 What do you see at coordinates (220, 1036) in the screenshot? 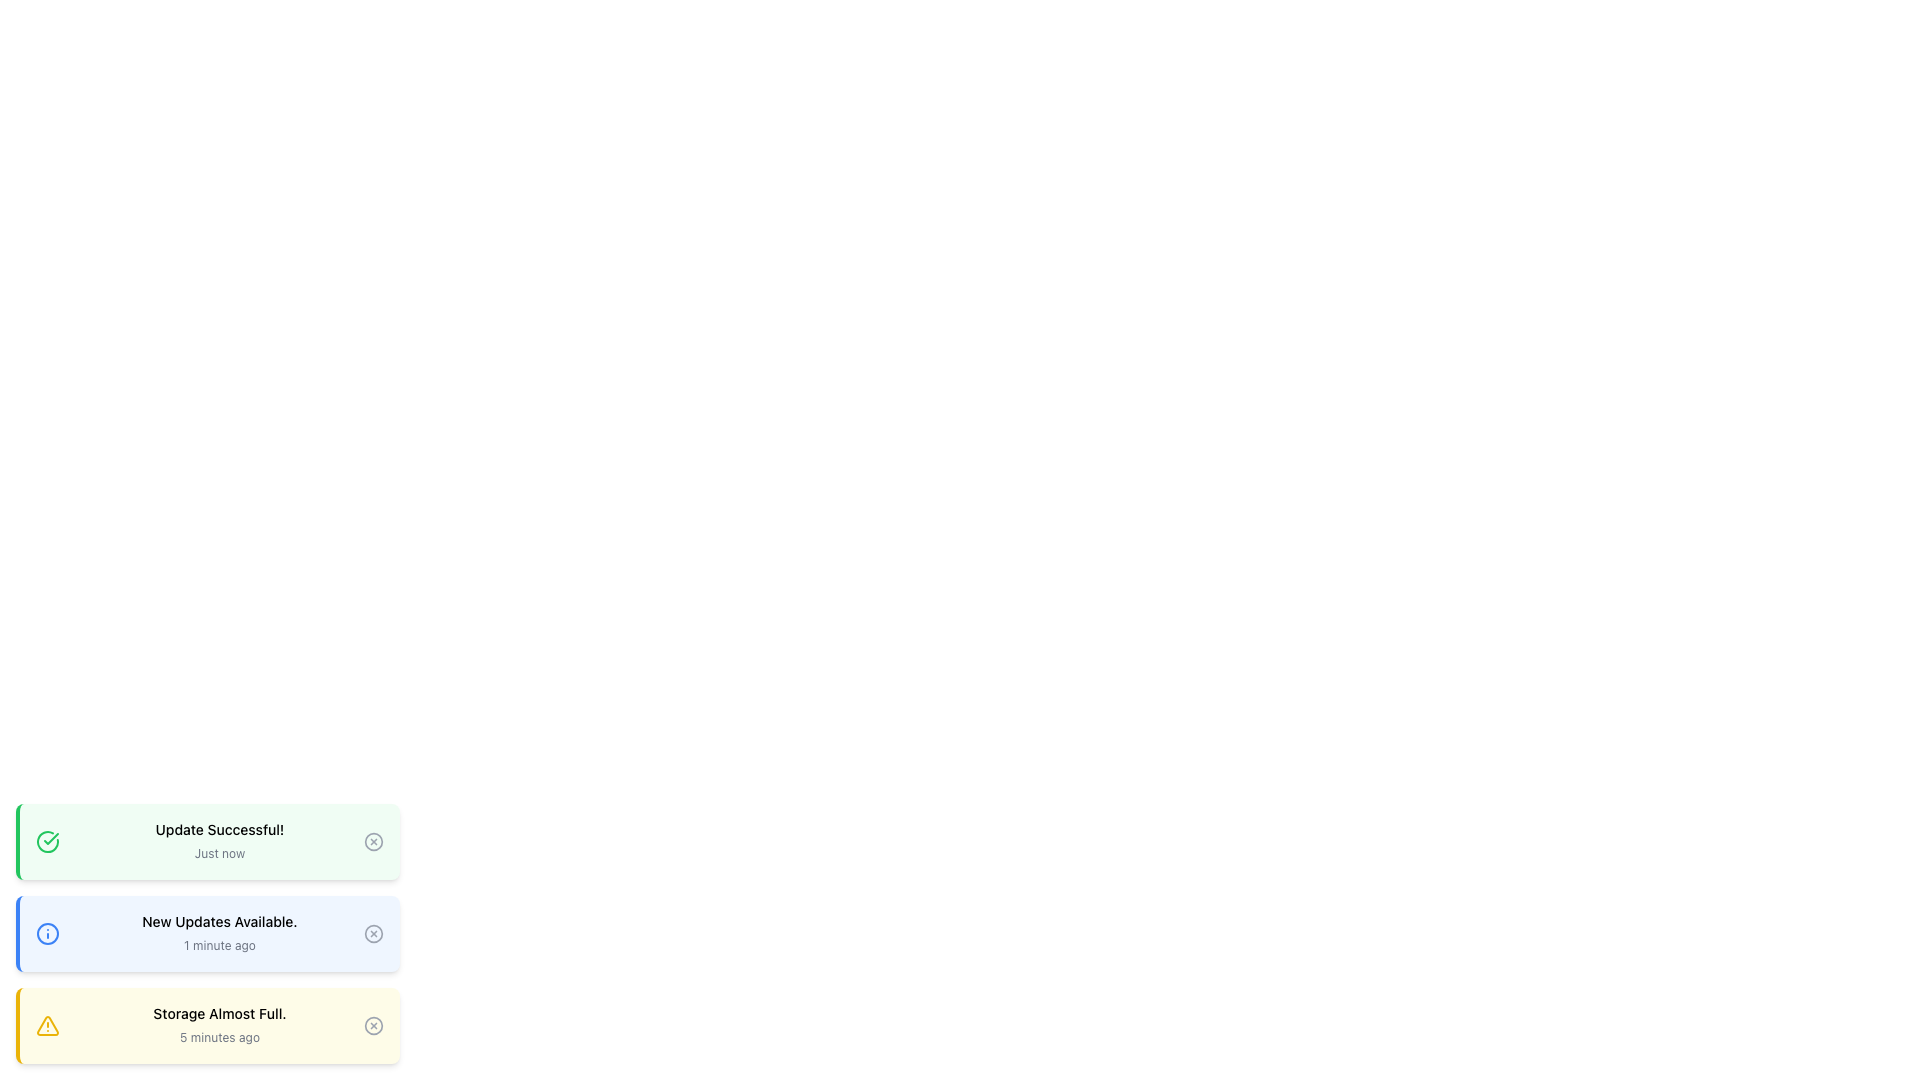
I see `text from the text label displaying '5 minutes ago.' located below the 'Storage Almost Full' alert` at bounding box center [220, 1036].